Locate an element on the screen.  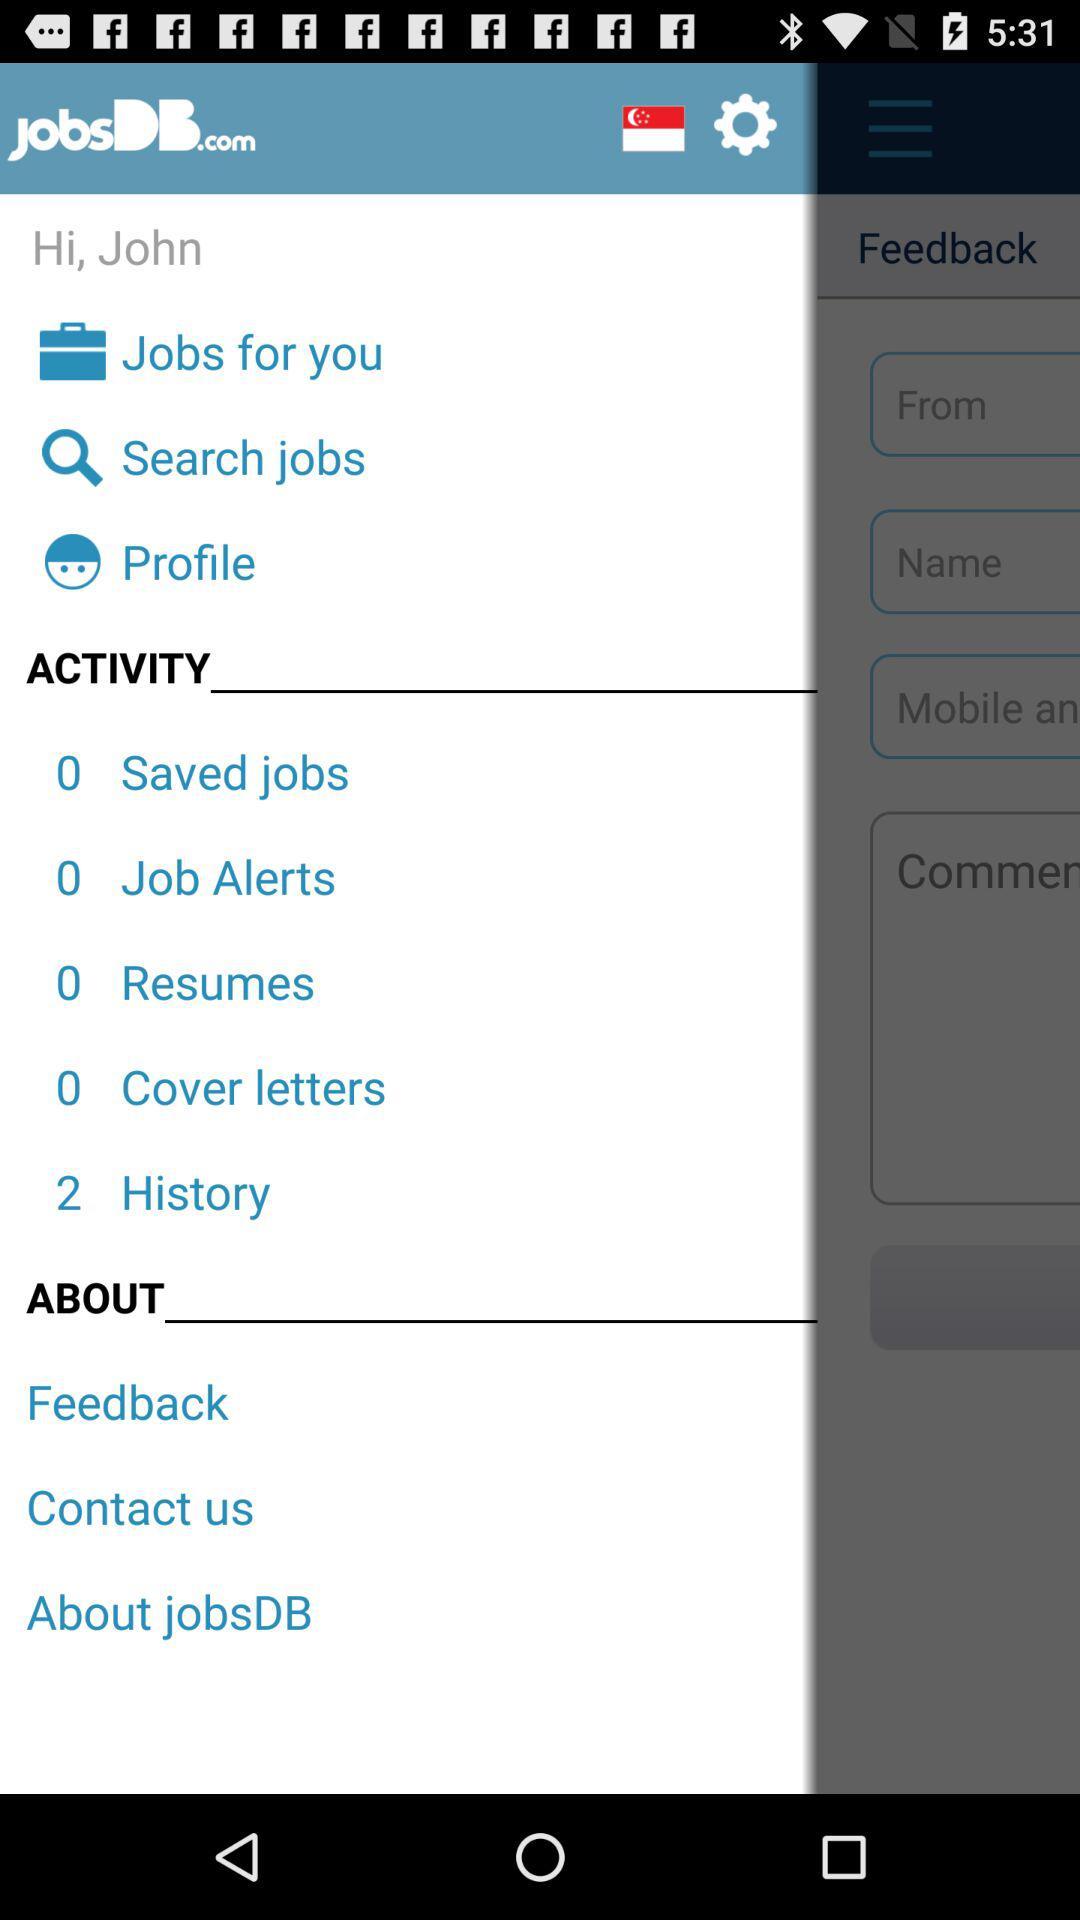
setting is located at coordinates (698, 127).